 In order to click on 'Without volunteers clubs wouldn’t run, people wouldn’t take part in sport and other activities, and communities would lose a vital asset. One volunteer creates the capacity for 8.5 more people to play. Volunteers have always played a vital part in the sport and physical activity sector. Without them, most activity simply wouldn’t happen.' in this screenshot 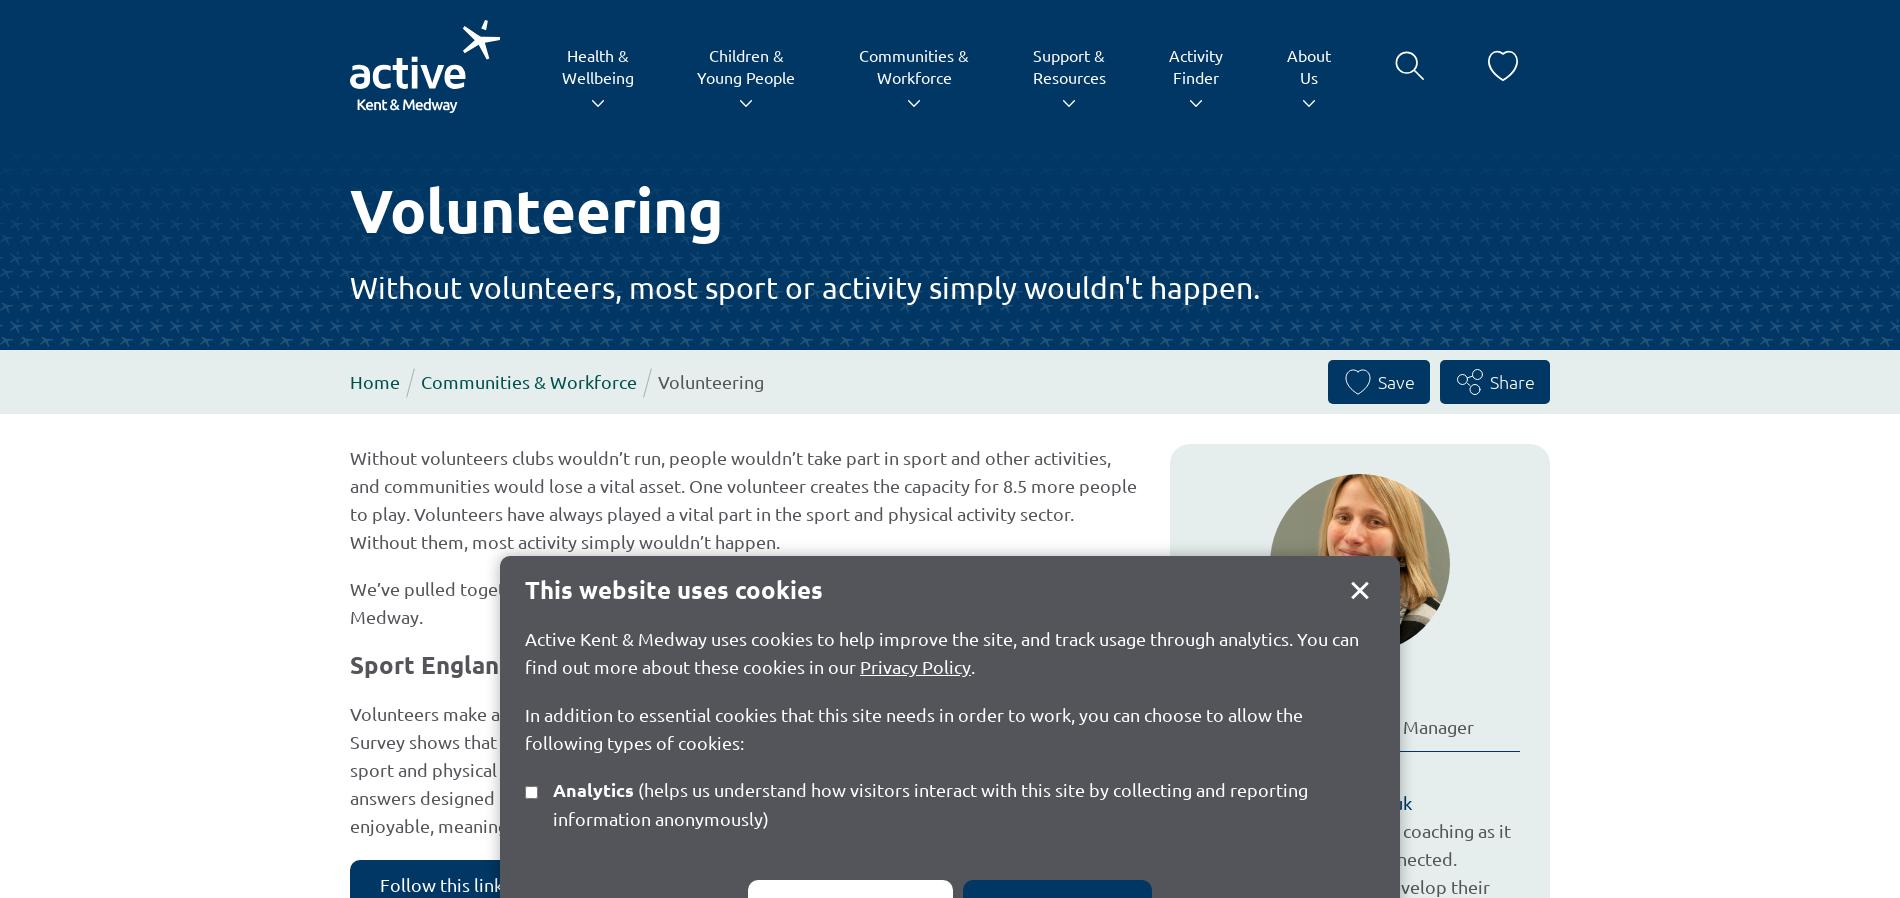, I will do `click(742, 497)`.